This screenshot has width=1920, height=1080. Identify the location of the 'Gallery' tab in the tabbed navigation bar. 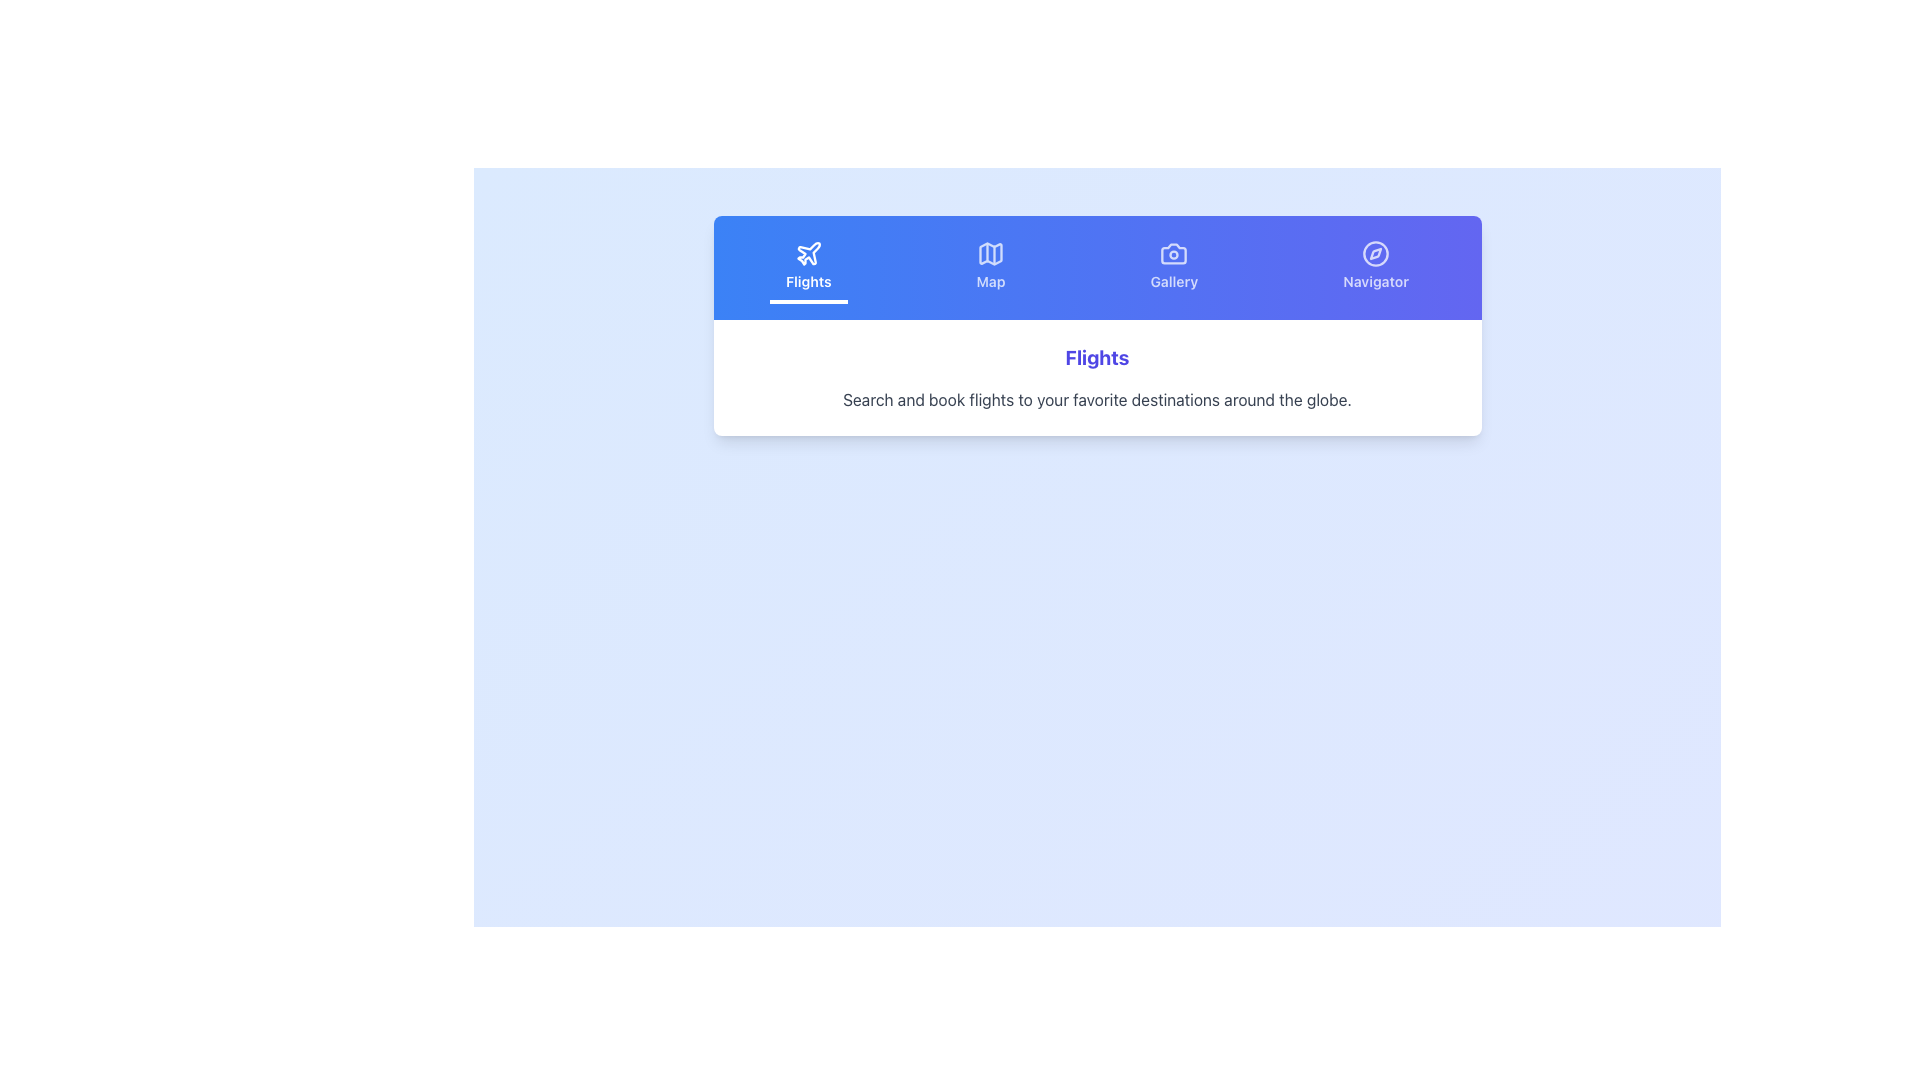
(1174, 253).